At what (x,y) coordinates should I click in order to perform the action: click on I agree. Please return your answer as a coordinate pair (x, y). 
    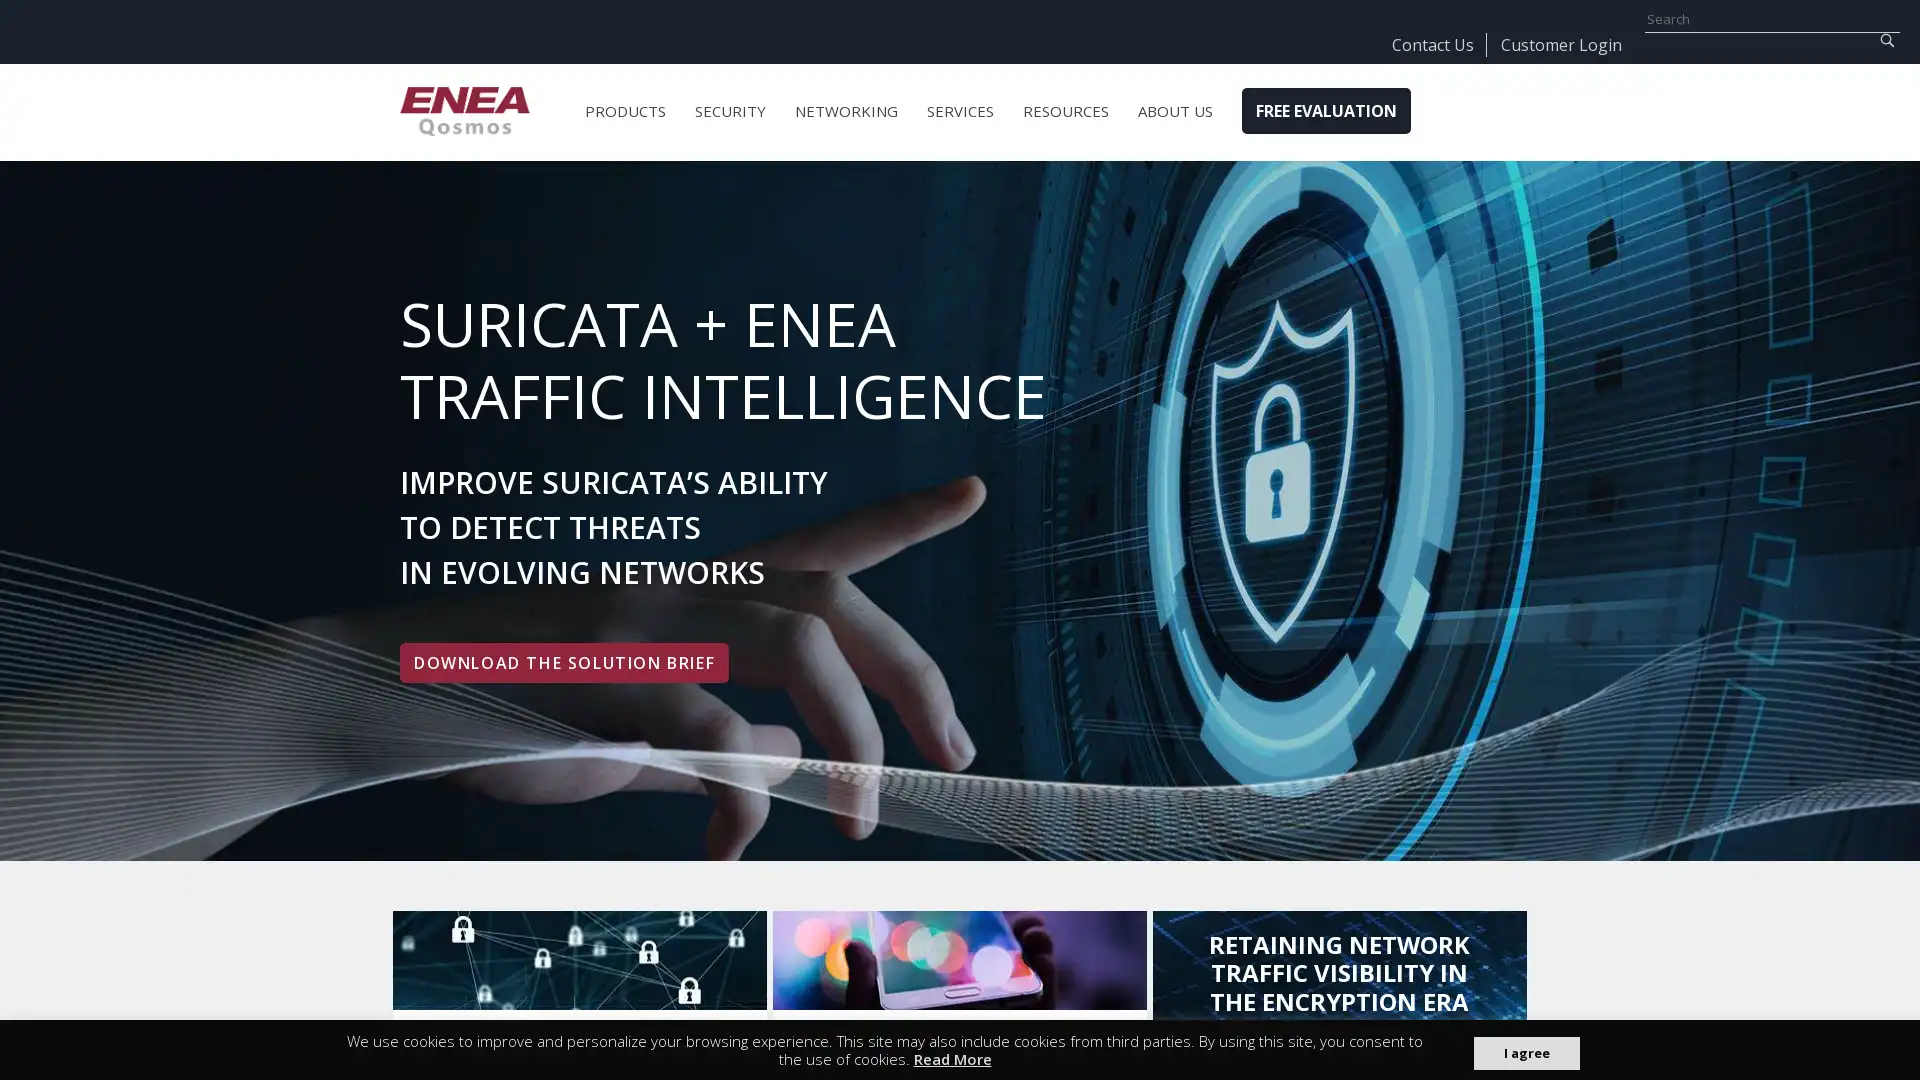
    Looking at the image, I should click on (1525, 1052).